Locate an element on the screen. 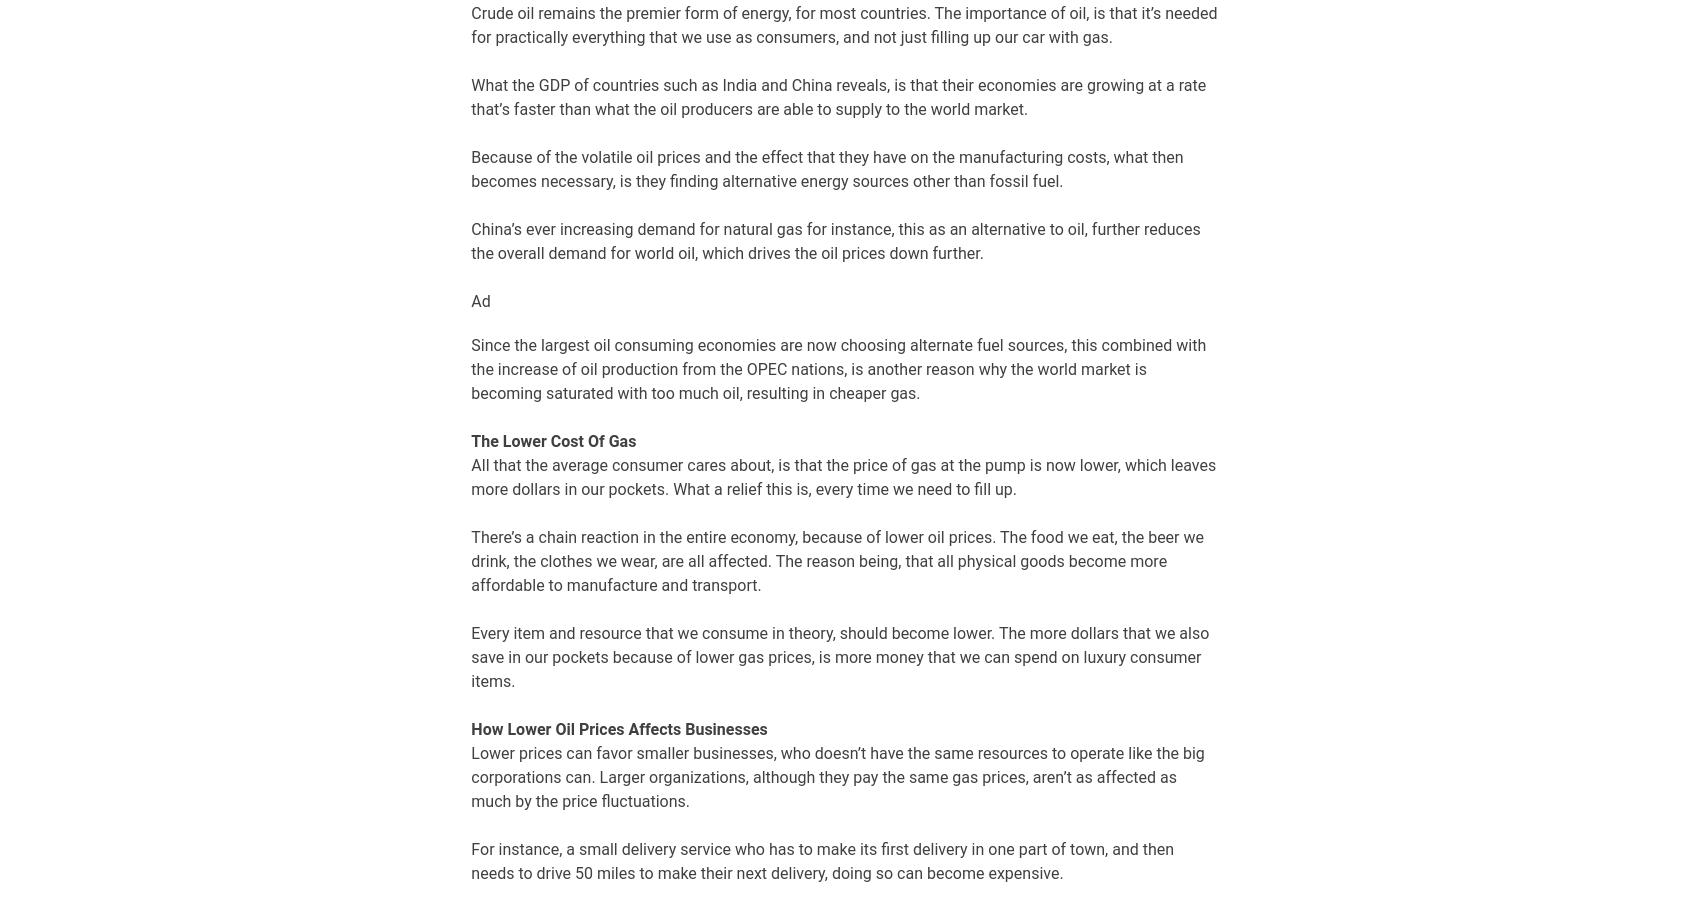  'All that the average consumer cares about, is that the price of gas at the pump is now lower, which leaves more dollars in our pockets. What a relief this is, every time we need to fill up.' is located at coordinates (470, 476).